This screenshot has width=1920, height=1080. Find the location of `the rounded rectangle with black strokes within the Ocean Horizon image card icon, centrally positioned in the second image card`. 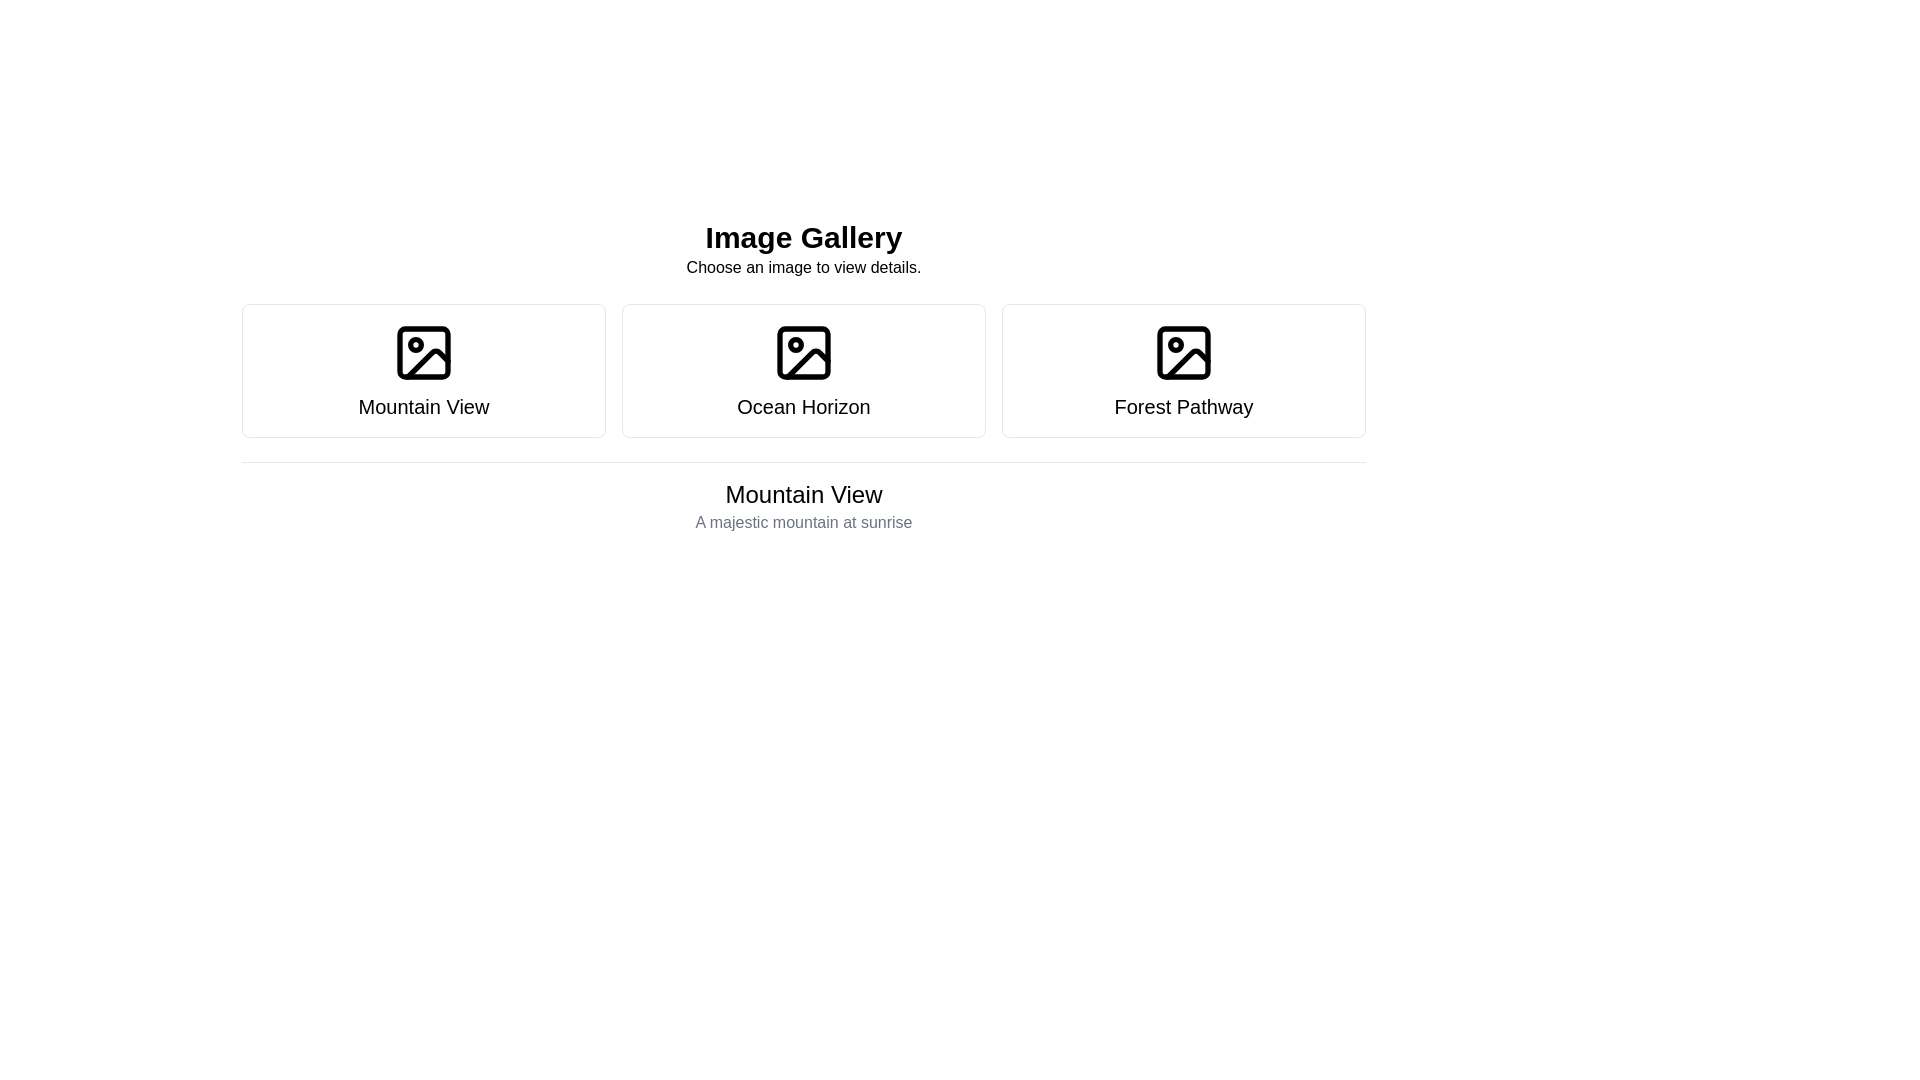

the rounded rectangle with black strokes within the Ocean Horizon image card icon, centrally positioned in the second image card is located at coordinates (804, 352).